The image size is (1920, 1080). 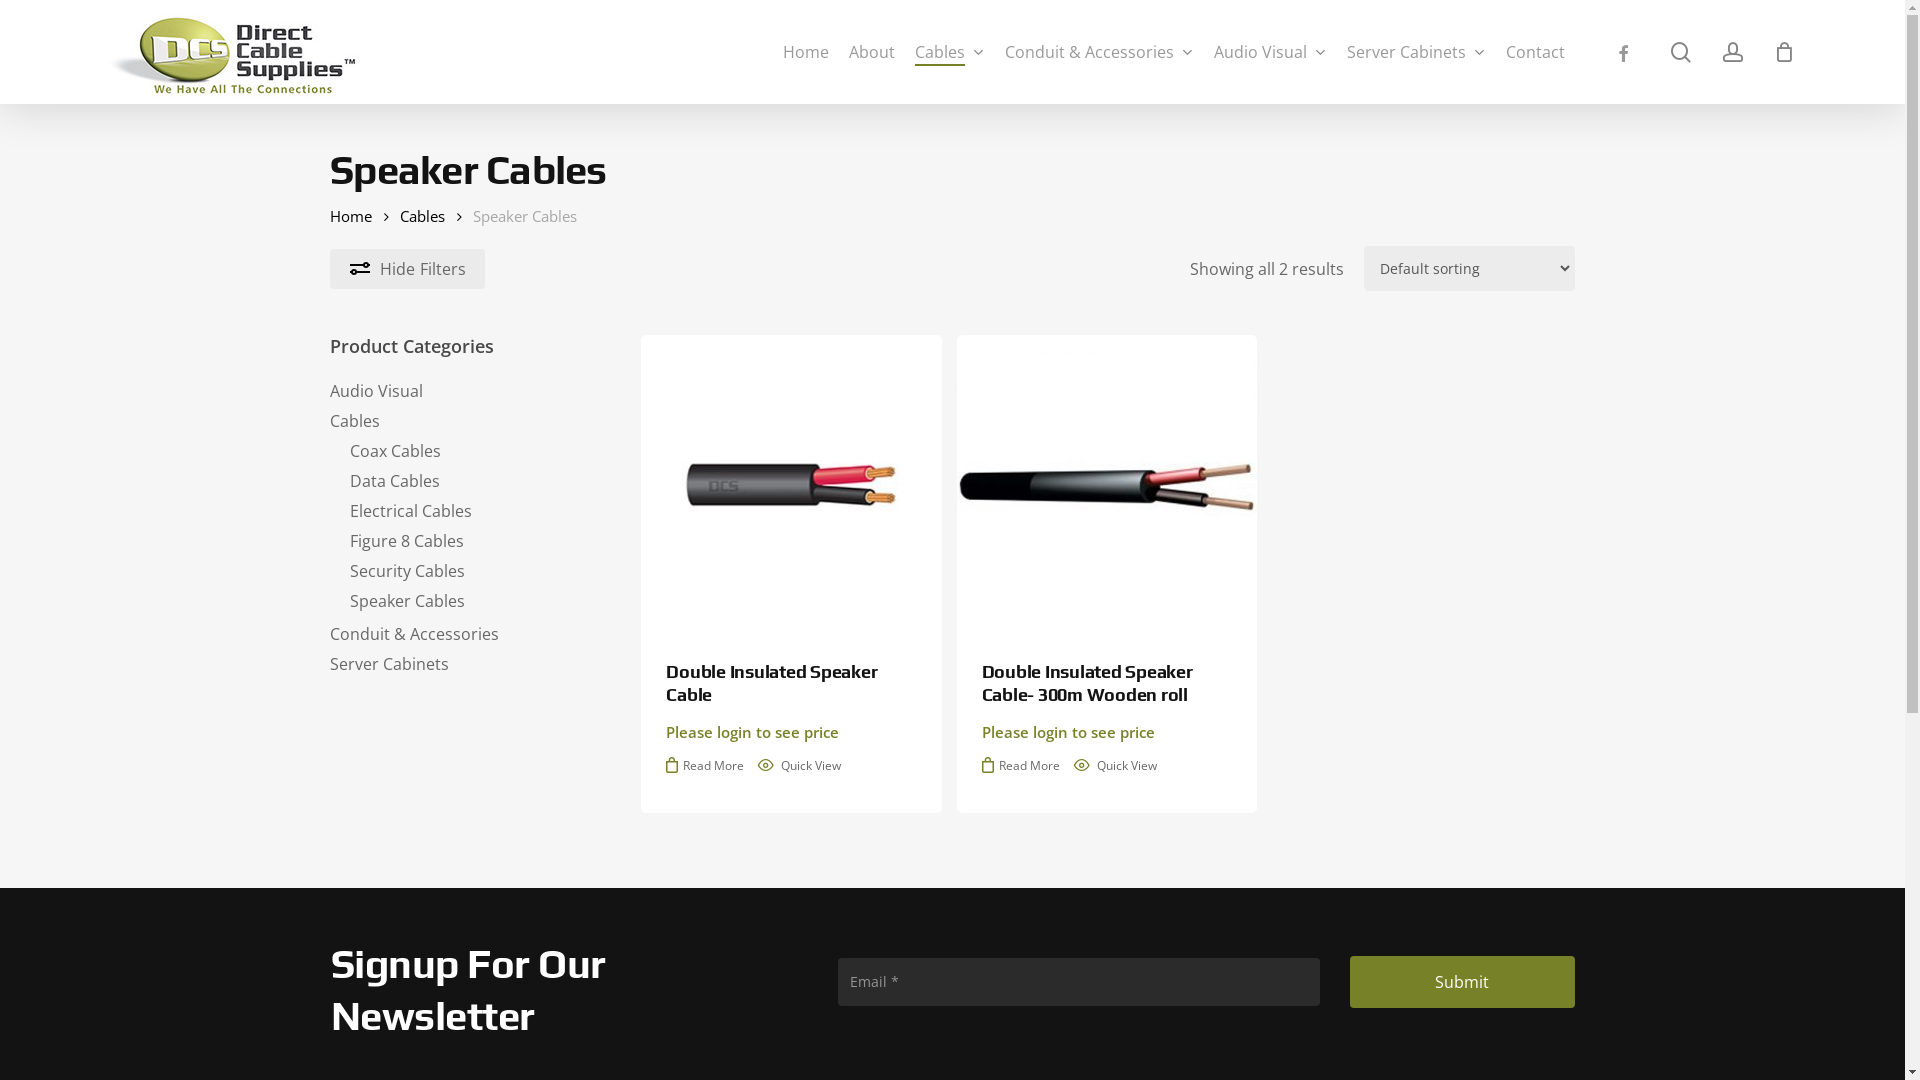 What do you see at coordinates (406, 266) in the screenshot?
I see `'Hide` at bounding box center [406, 266].